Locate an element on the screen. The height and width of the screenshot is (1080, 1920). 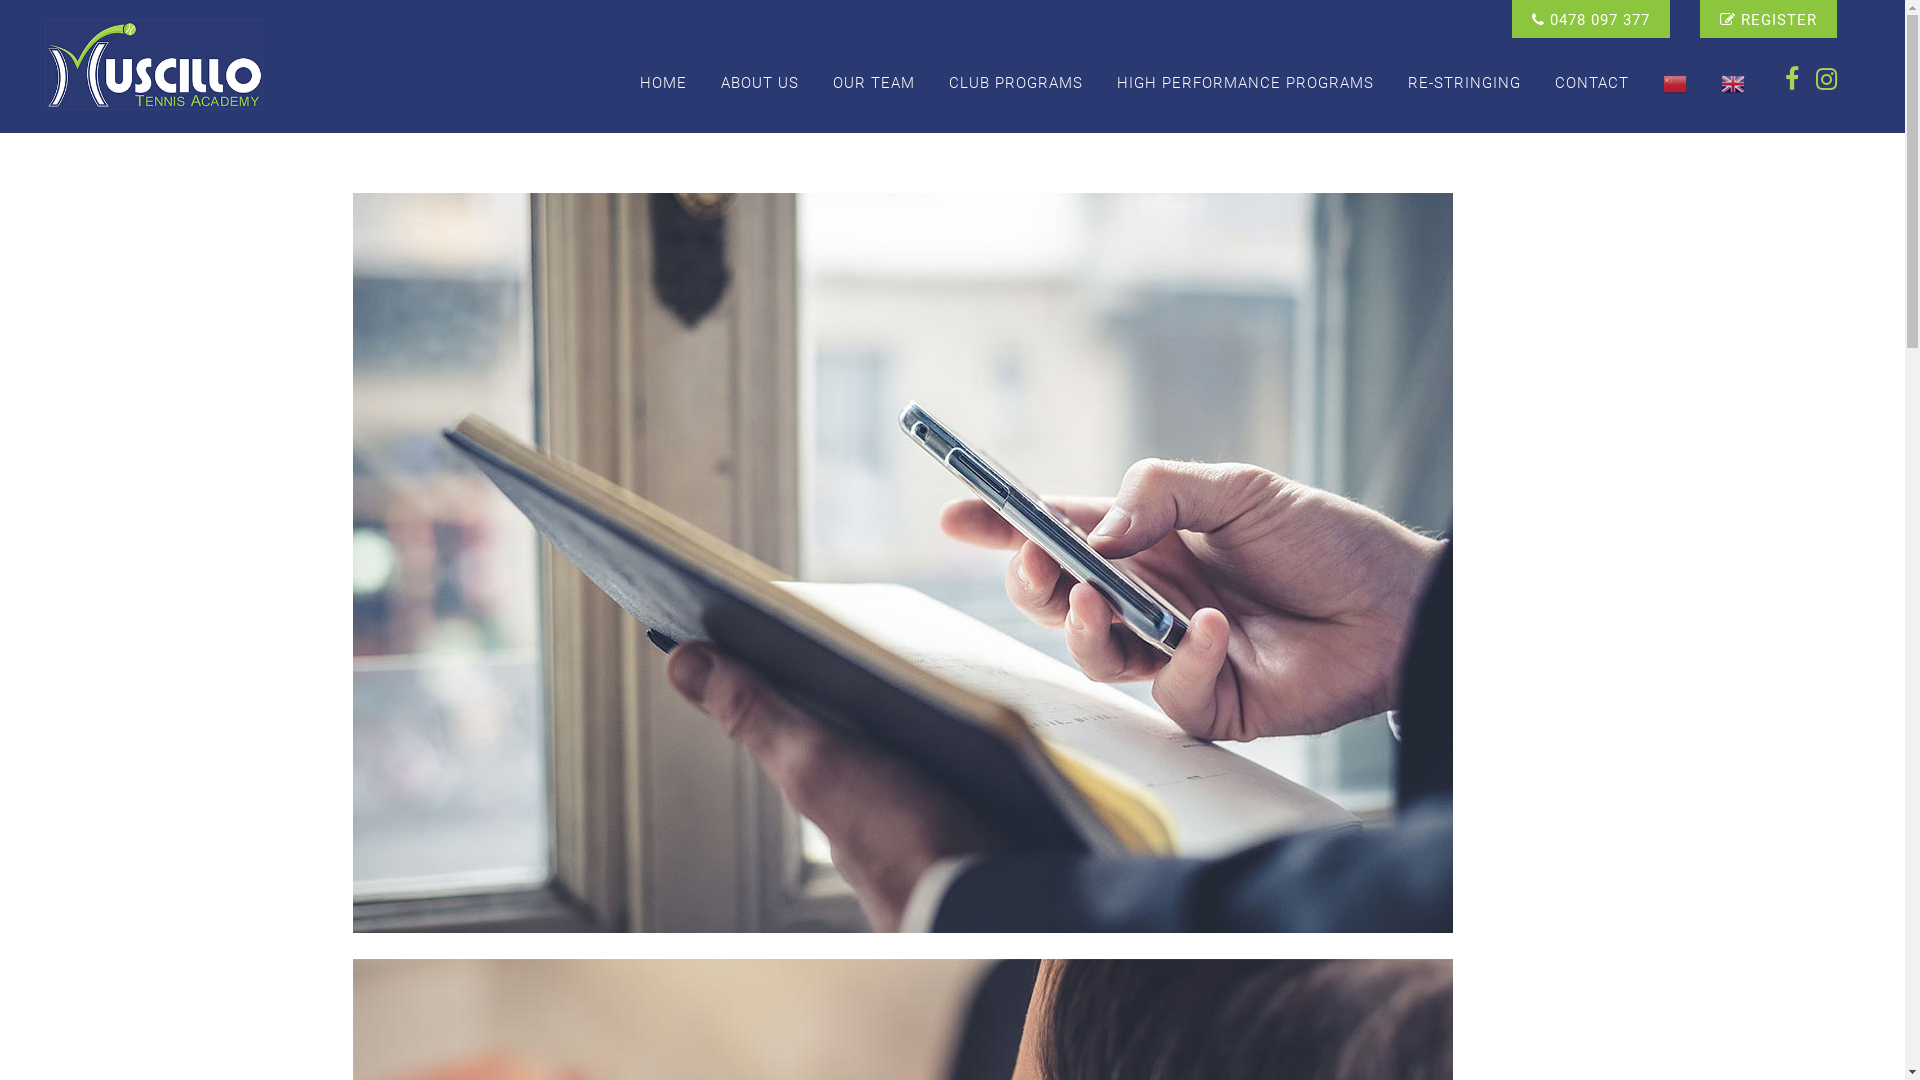
'HIGH PERFORMANCE PROGRAMS' is located at coordinates (1244, 82).